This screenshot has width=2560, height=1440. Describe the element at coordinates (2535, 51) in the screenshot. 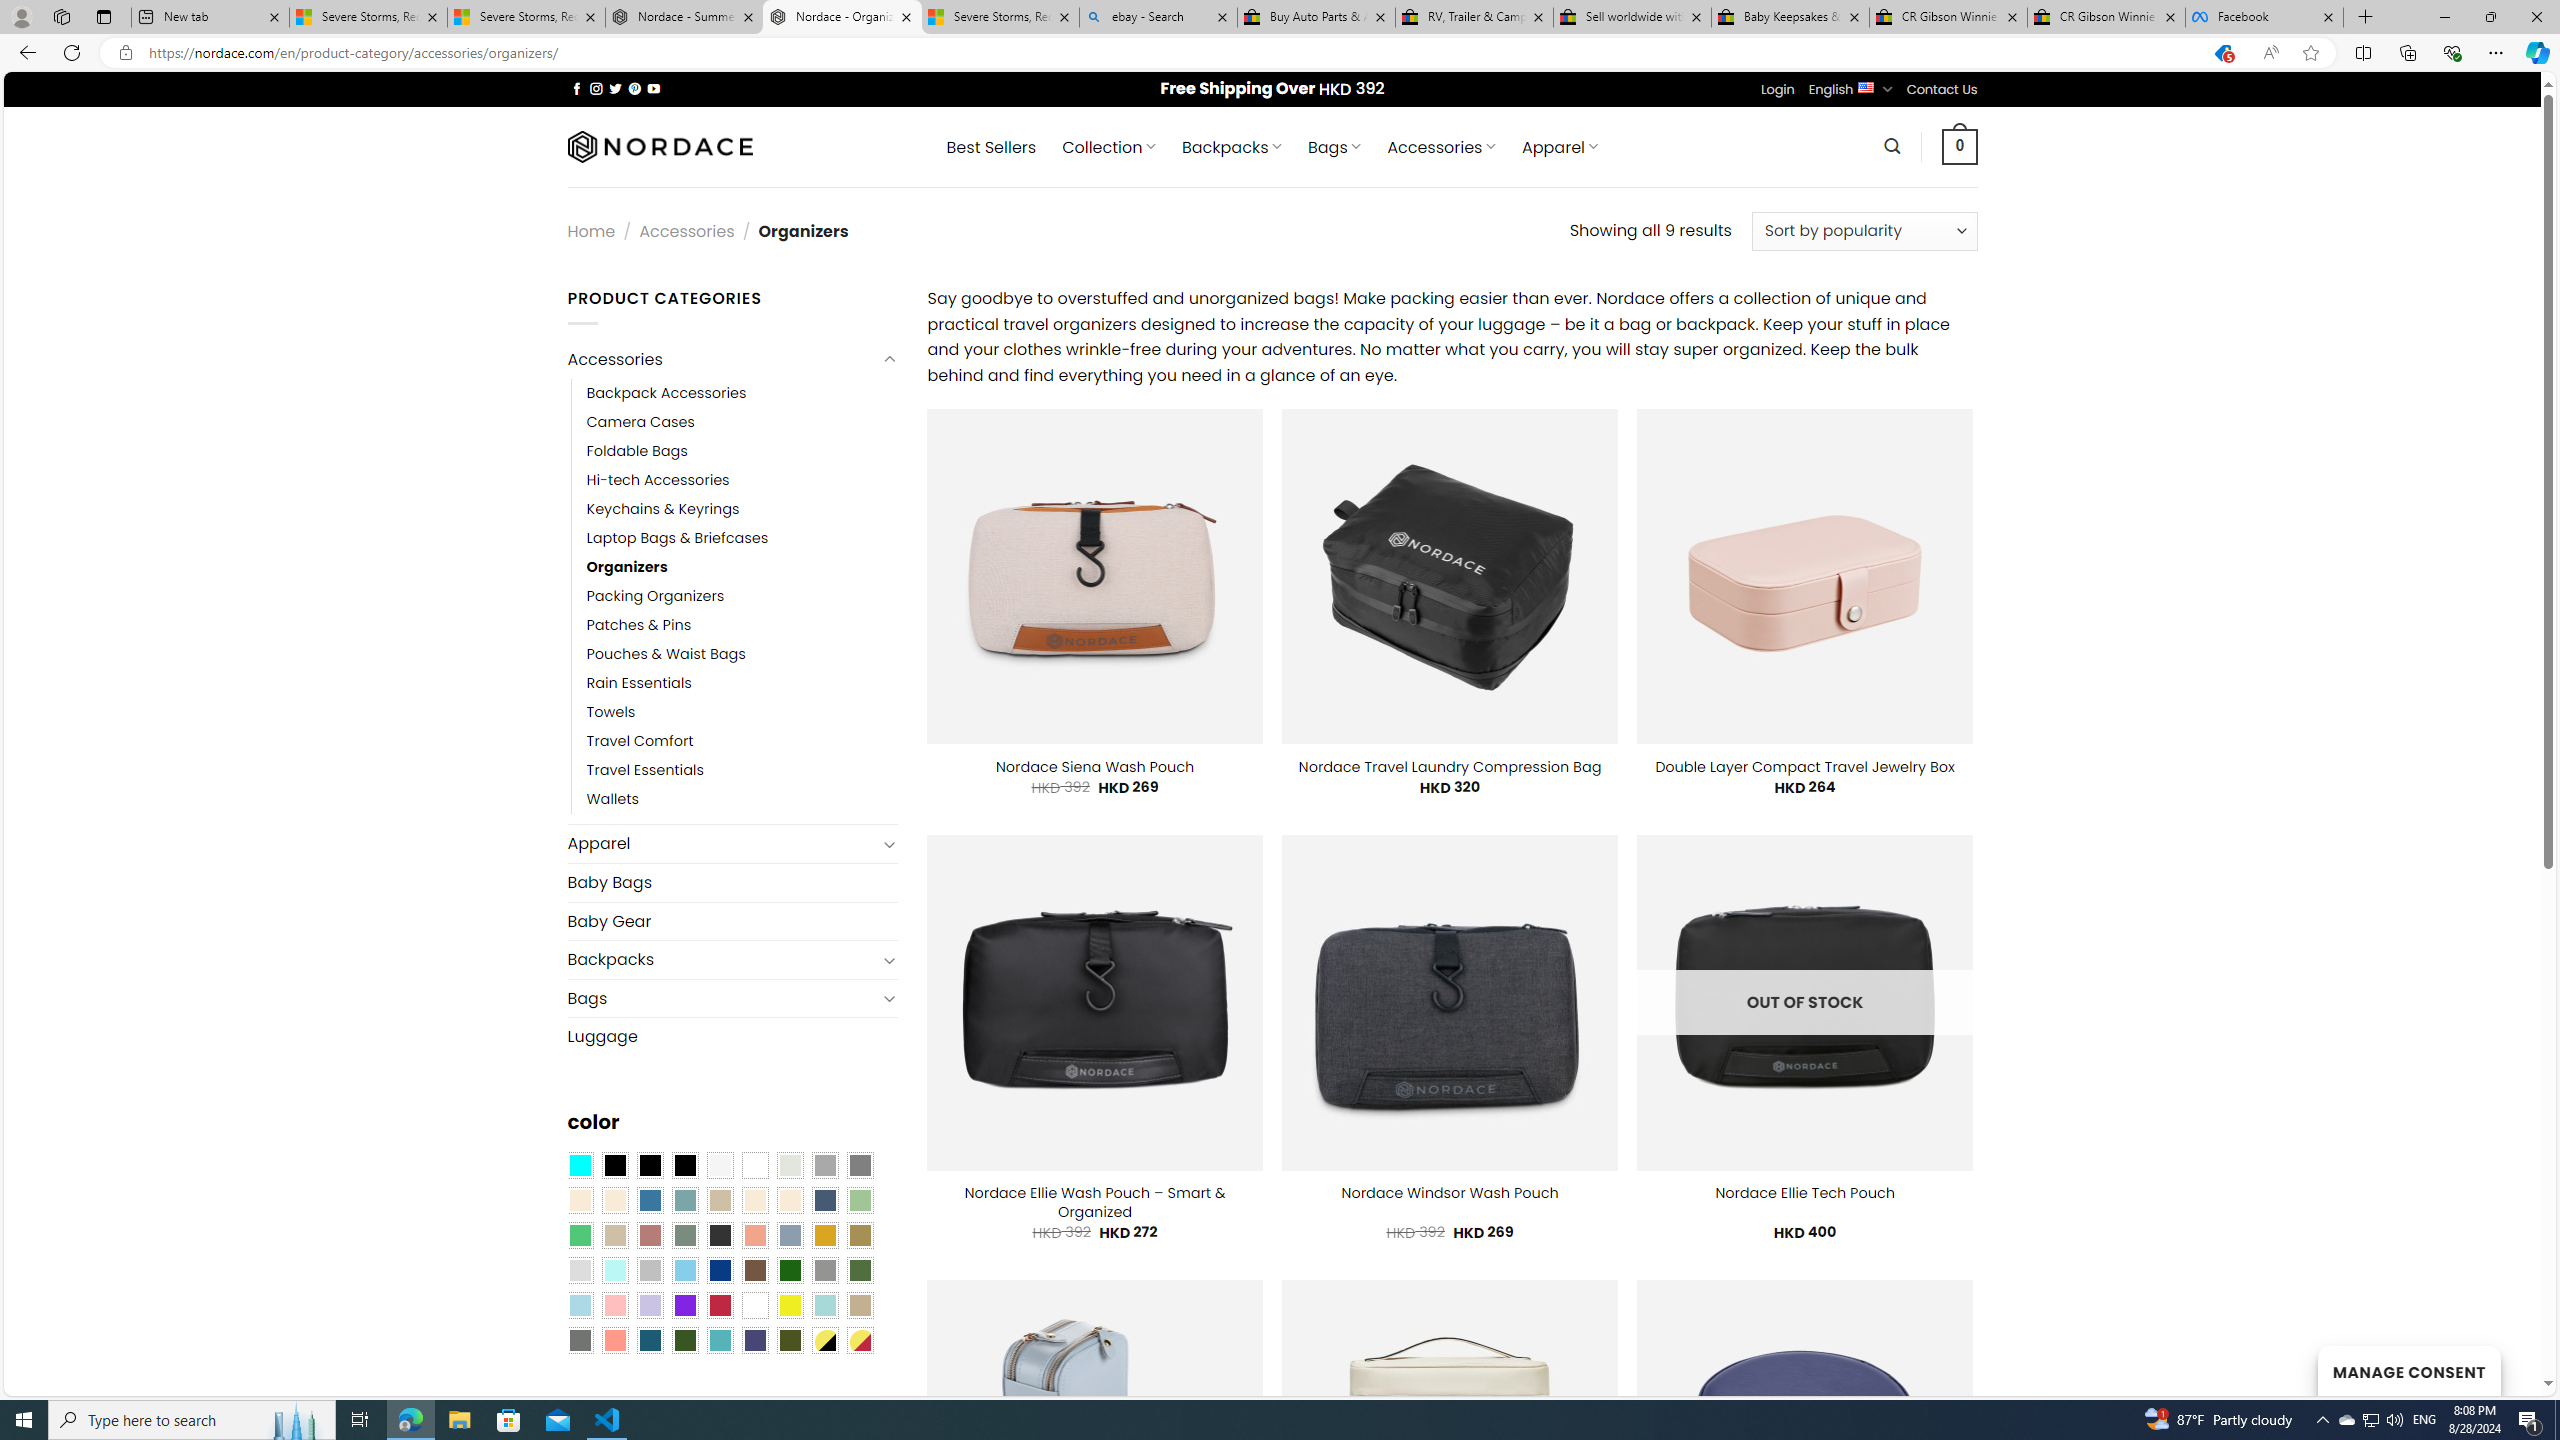

I see `'Copilot (Ctrl+Shift+.)'` at that location.